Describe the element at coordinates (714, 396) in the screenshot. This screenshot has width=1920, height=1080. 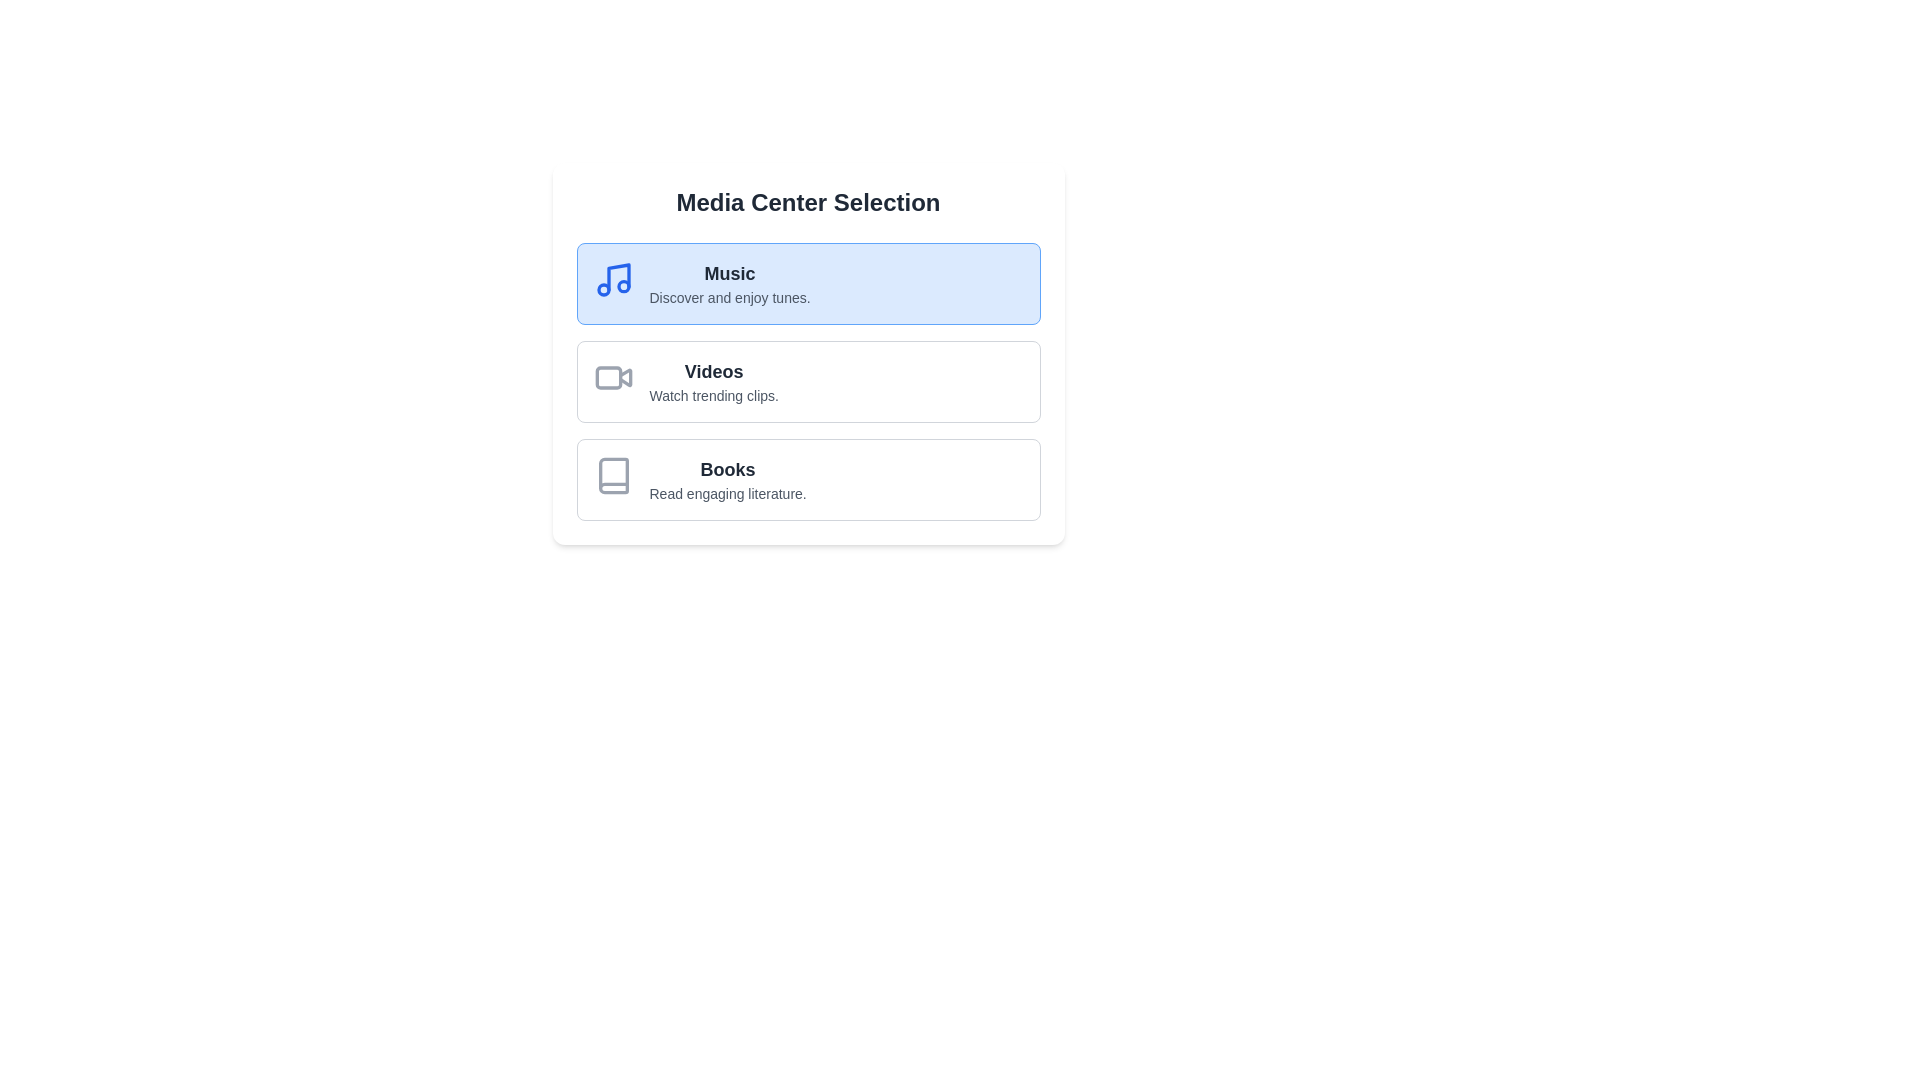
I see `the text label summarizing key content related to the 'Videos' section, located under the 'Videos' heading in the second section of the component list` at that location.